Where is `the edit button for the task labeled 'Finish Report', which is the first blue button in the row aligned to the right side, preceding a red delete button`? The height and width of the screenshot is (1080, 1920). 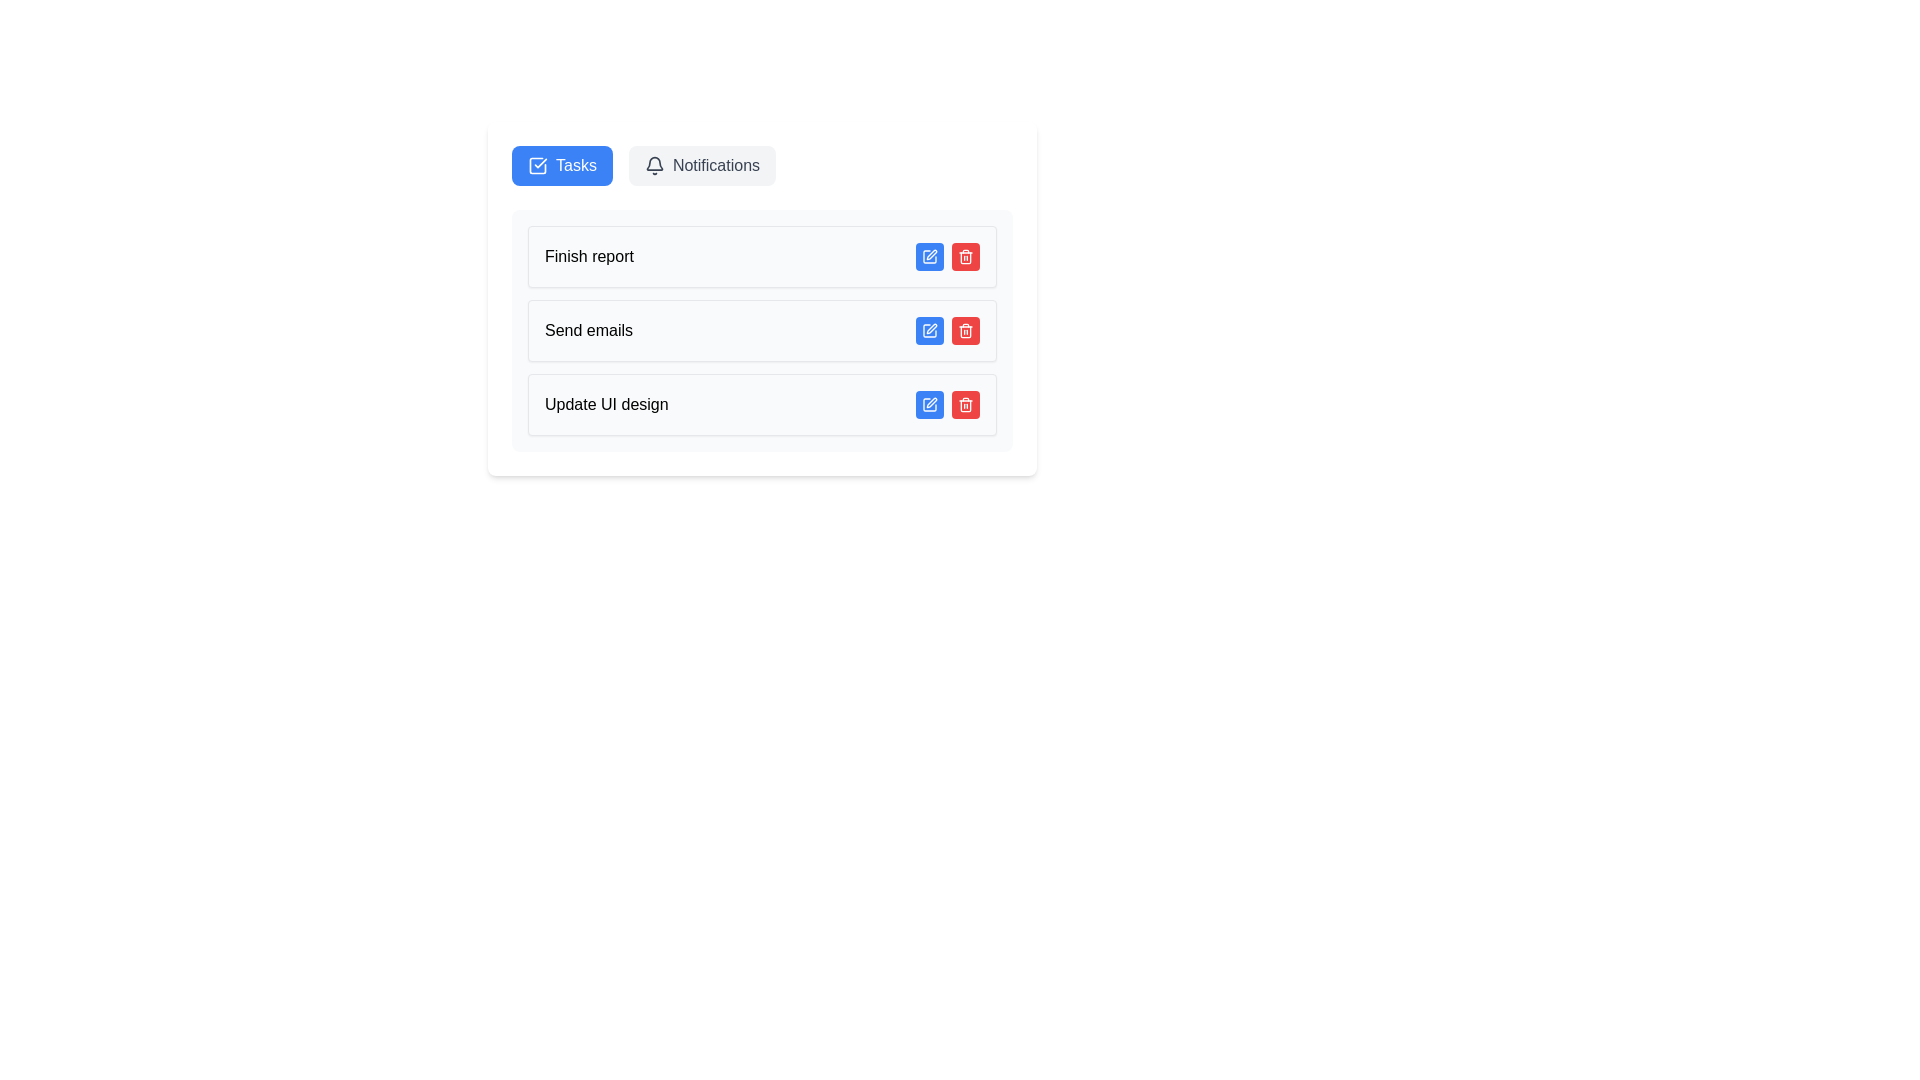 the edit button for the task labeled 'Finish Report', which is the first blue button in the row aligned to the right side, preceding a red delete button is located at coordinates (929, 256).